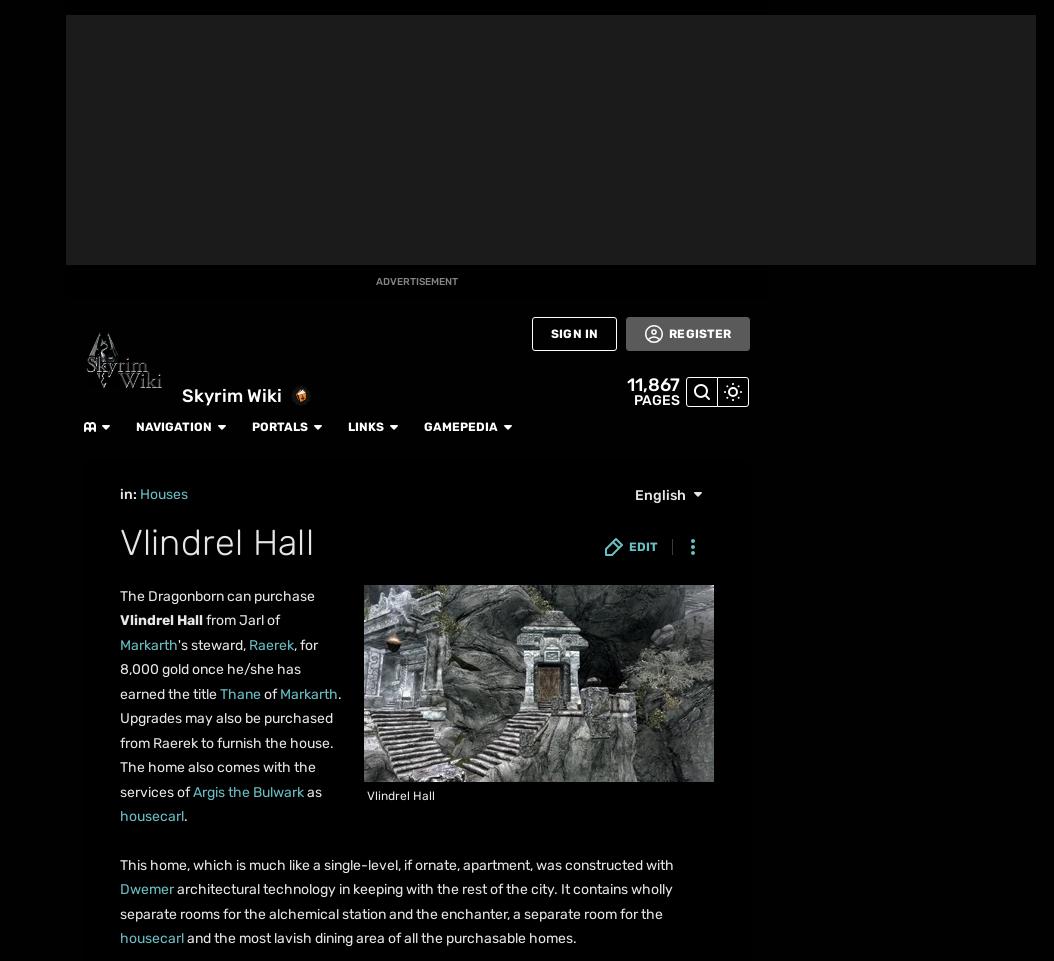 Image resolution: width=1054 pixels, height=961 pixels. Describe the element at coordinates (265, 437) in the screenshot. I see `'Darkness Returns (quest)'` at that location.